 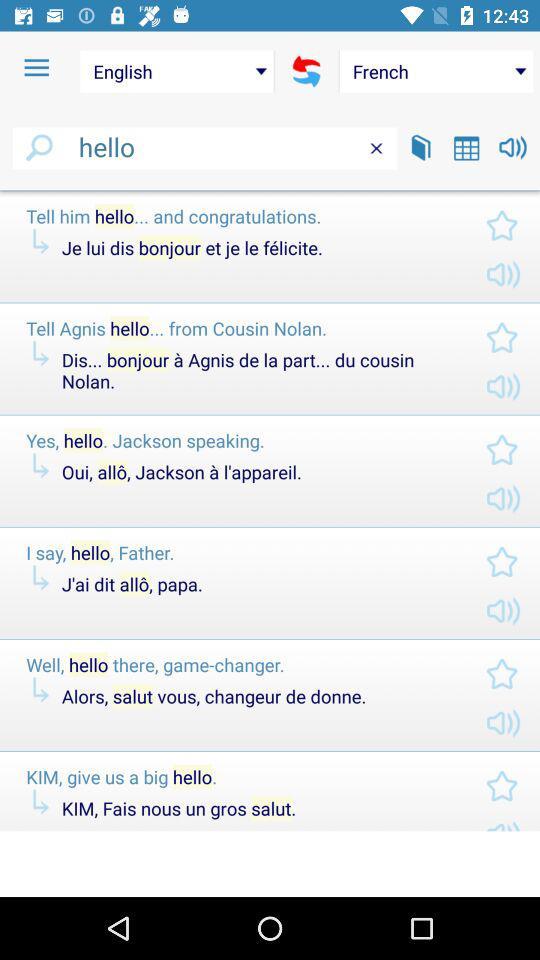 I want to click on show example in sentences, so click(x=420, y=146).